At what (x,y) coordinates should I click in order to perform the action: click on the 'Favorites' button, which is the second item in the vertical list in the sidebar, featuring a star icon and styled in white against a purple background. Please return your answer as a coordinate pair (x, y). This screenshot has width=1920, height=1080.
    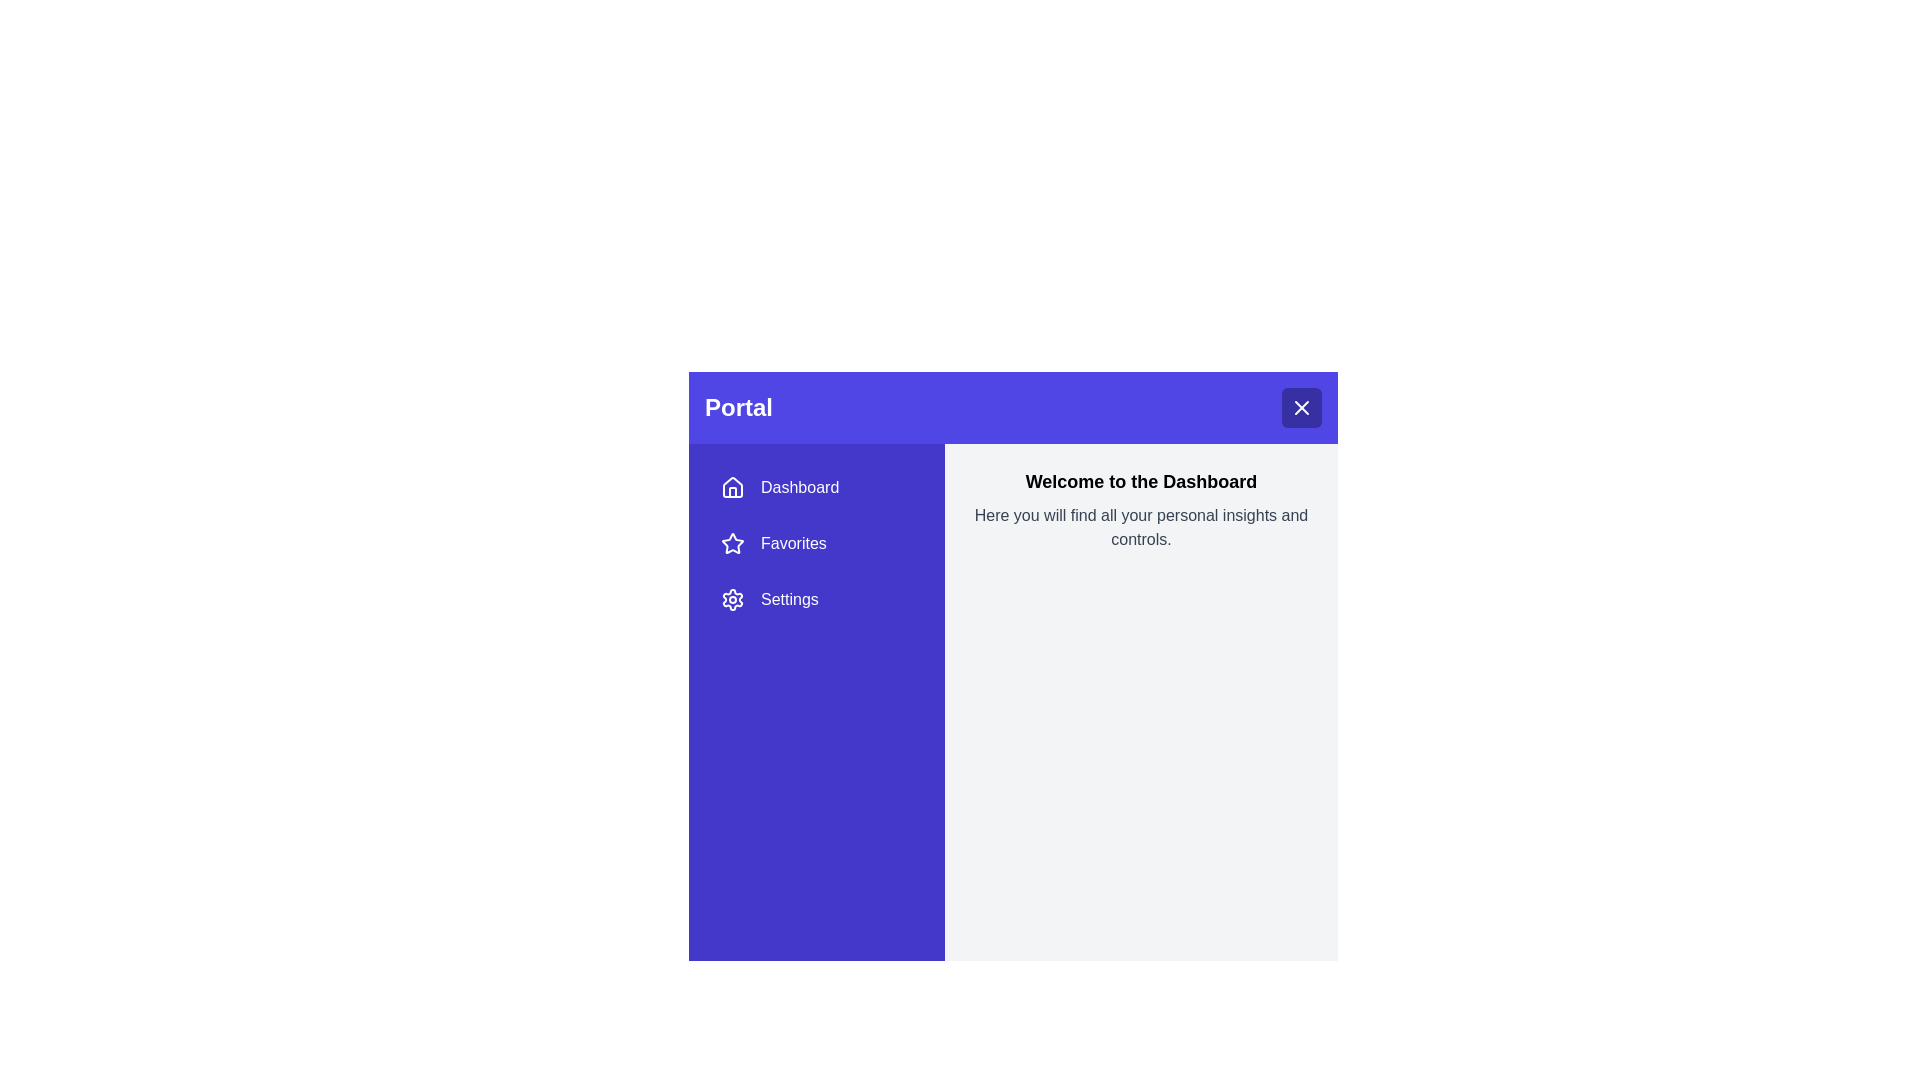
    Looking at the image, I should click on (816, 543).